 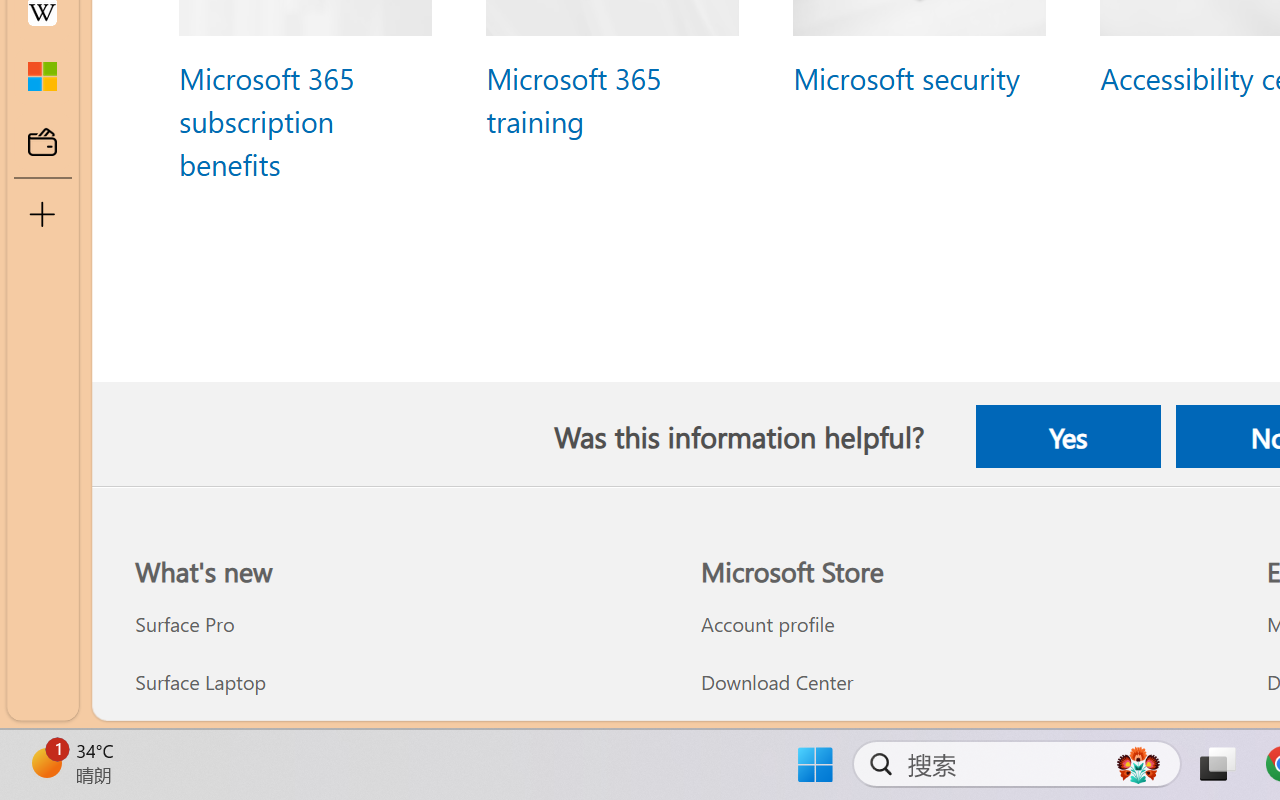 I want to click on 'Microsoft 365 training', so click(x=571, y=99).